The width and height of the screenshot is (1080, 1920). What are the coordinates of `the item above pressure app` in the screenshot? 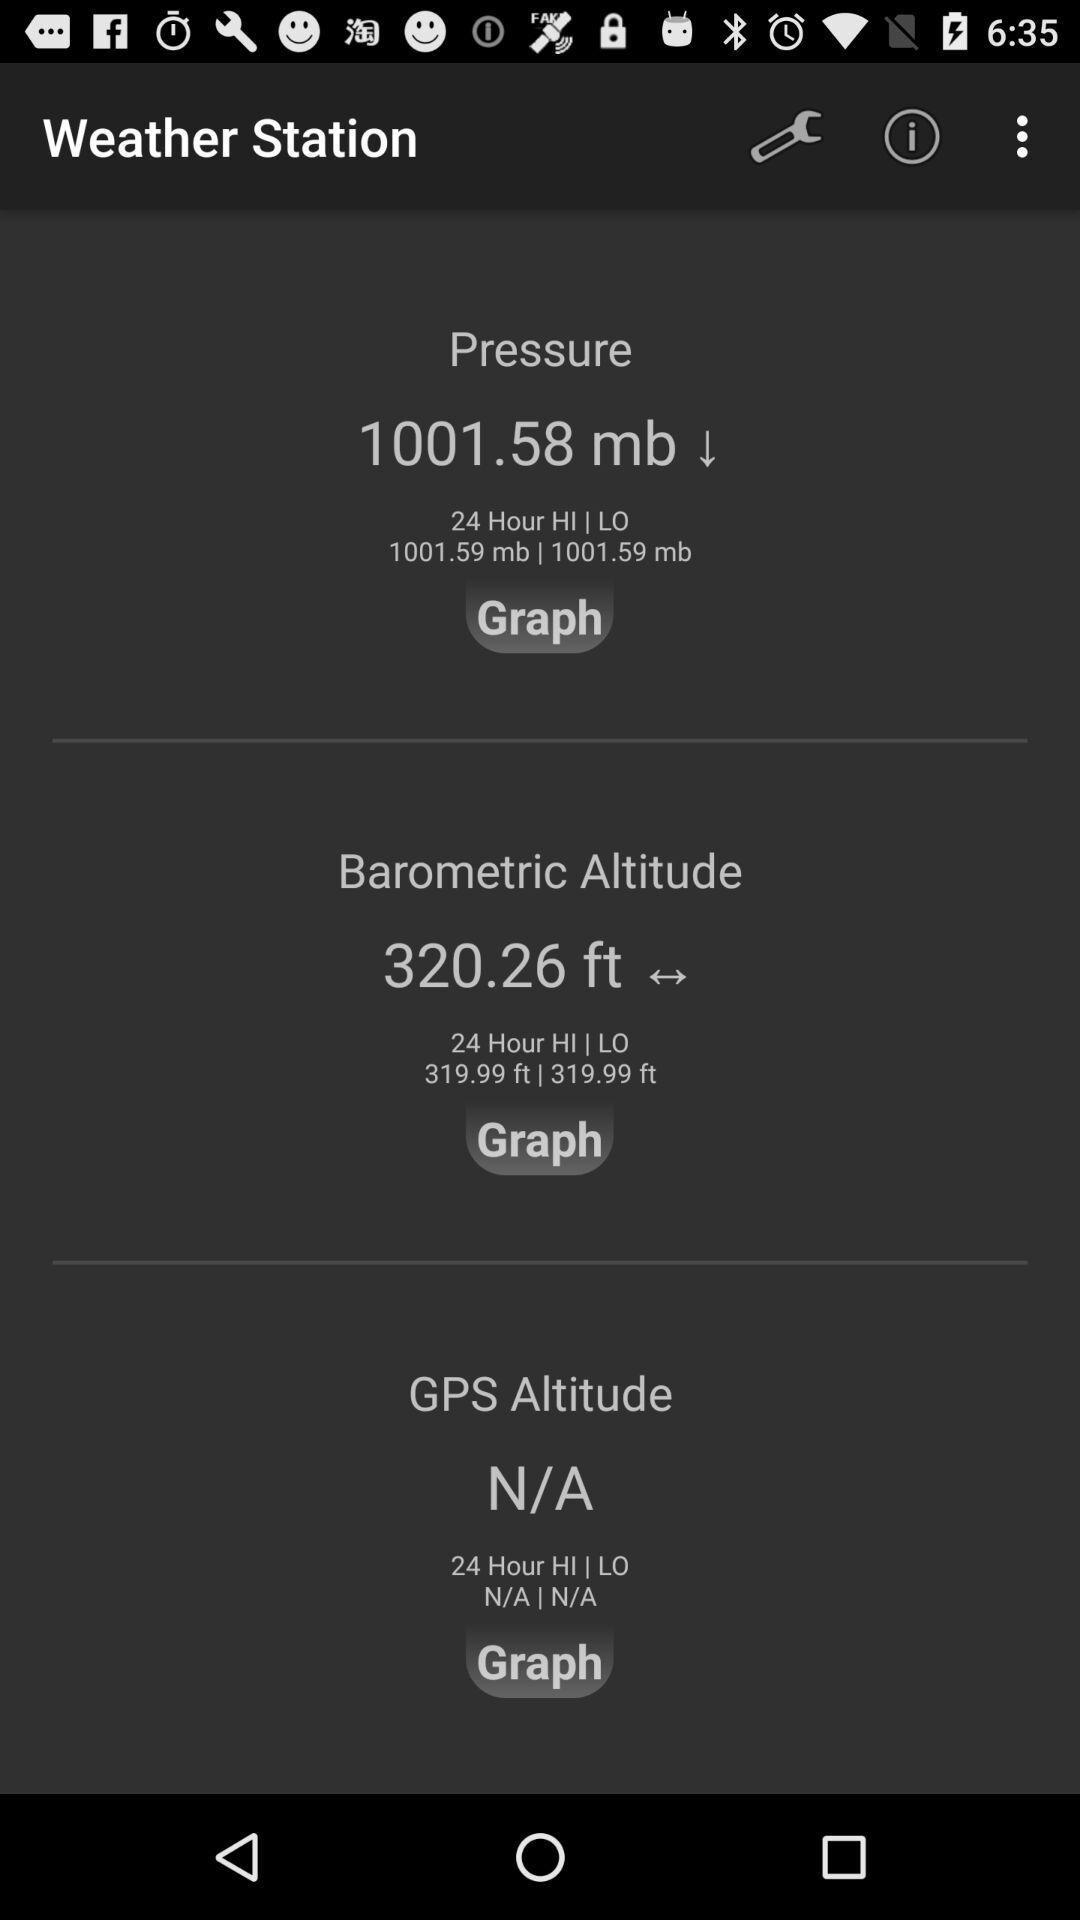 It's located at (911, 135).